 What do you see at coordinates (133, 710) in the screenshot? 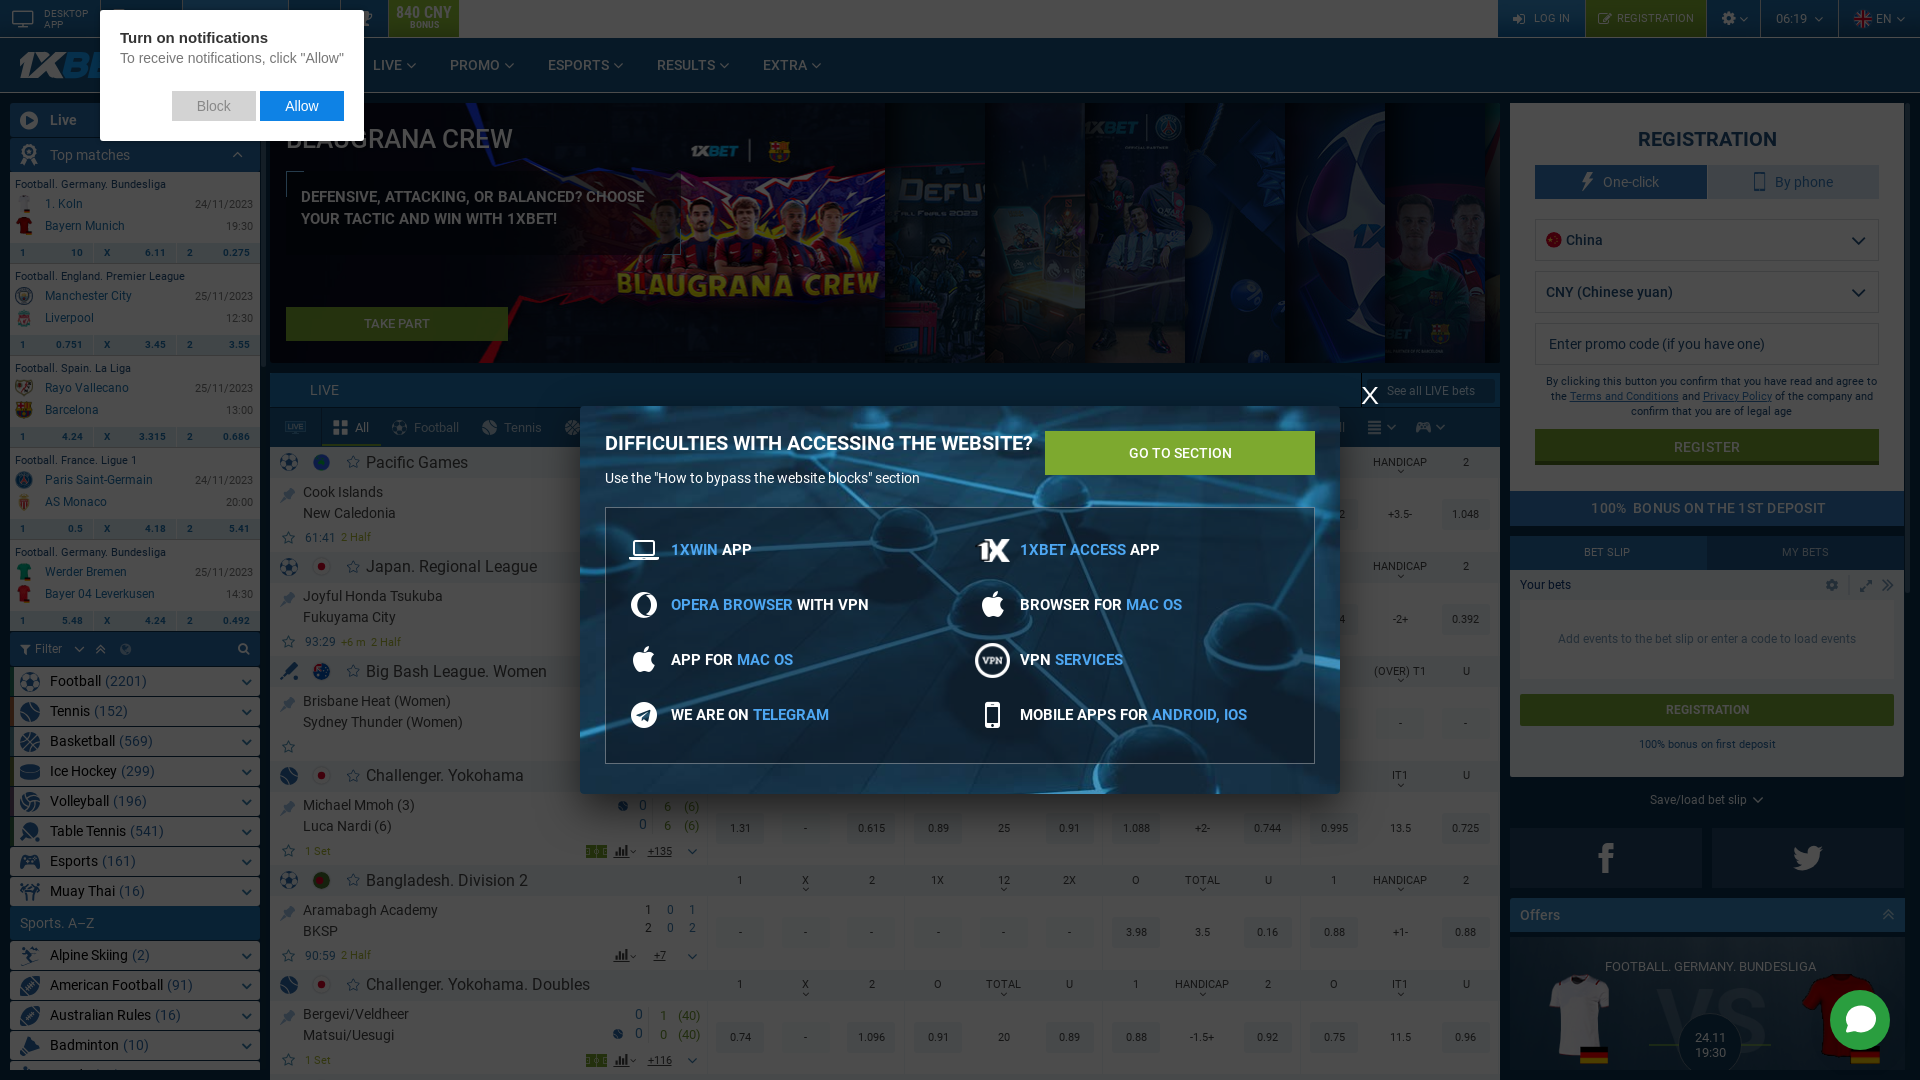
I see `'Tennis` at bounding box center [133, 710].